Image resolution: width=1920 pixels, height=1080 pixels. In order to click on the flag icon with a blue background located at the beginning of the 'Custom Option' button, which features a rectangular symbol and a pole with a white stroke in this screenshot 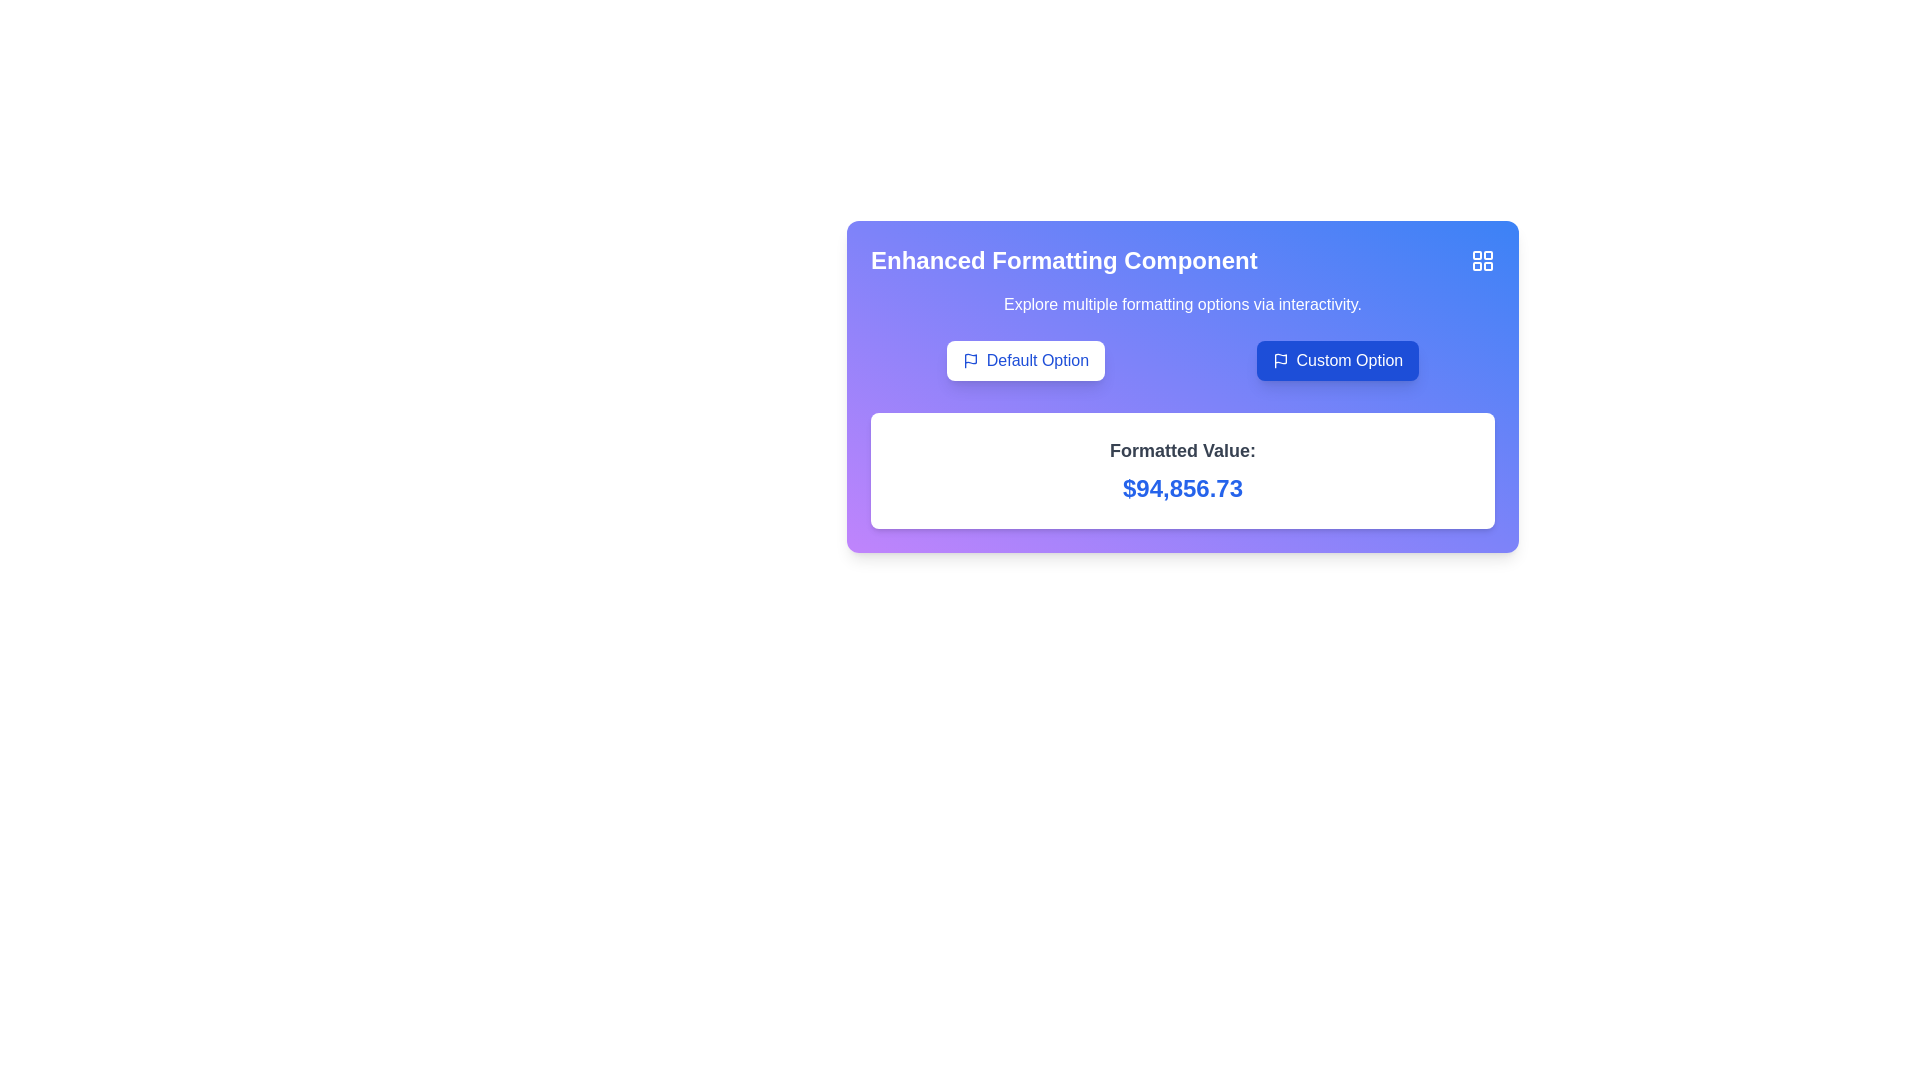, I will do `click(1280, 361)`.